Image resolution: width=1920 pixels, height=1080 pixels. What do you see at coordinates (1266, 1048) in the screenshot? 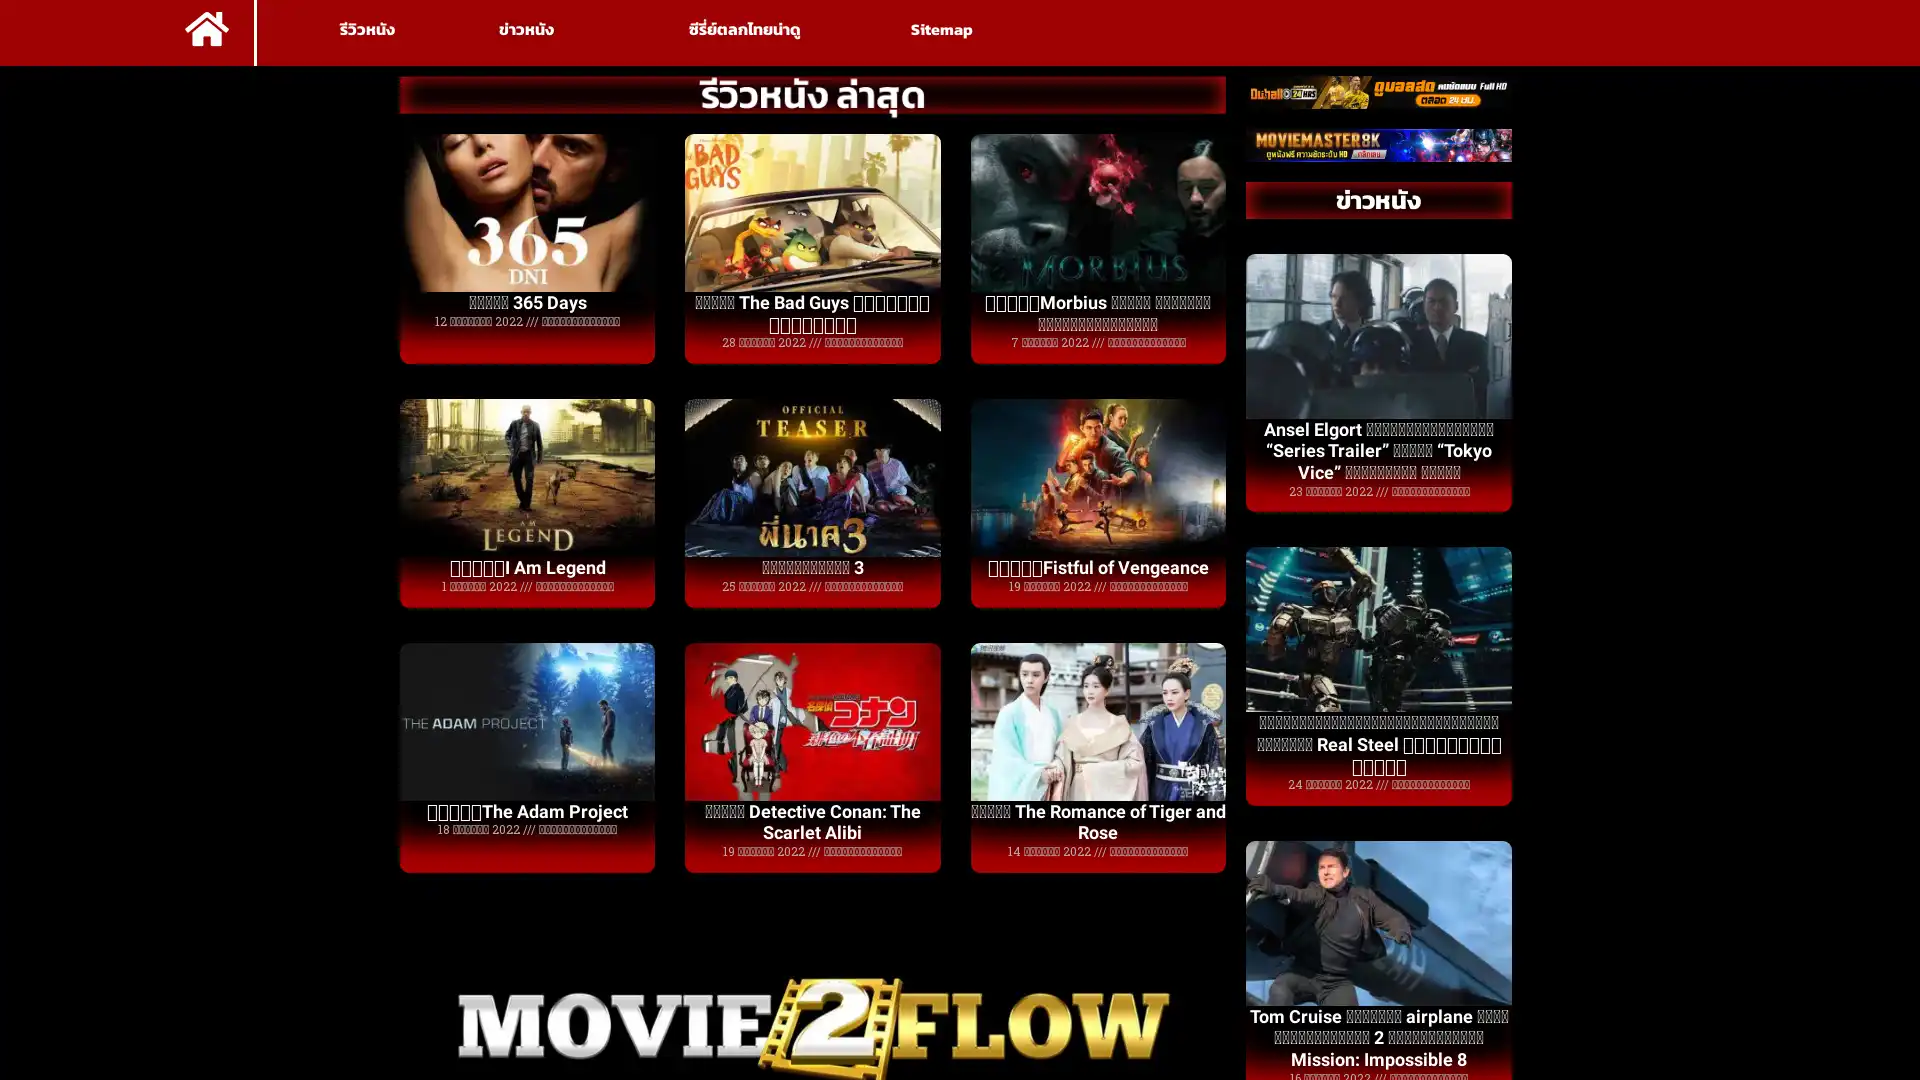
I see `Accept` at bounding box center [1266, 1048].